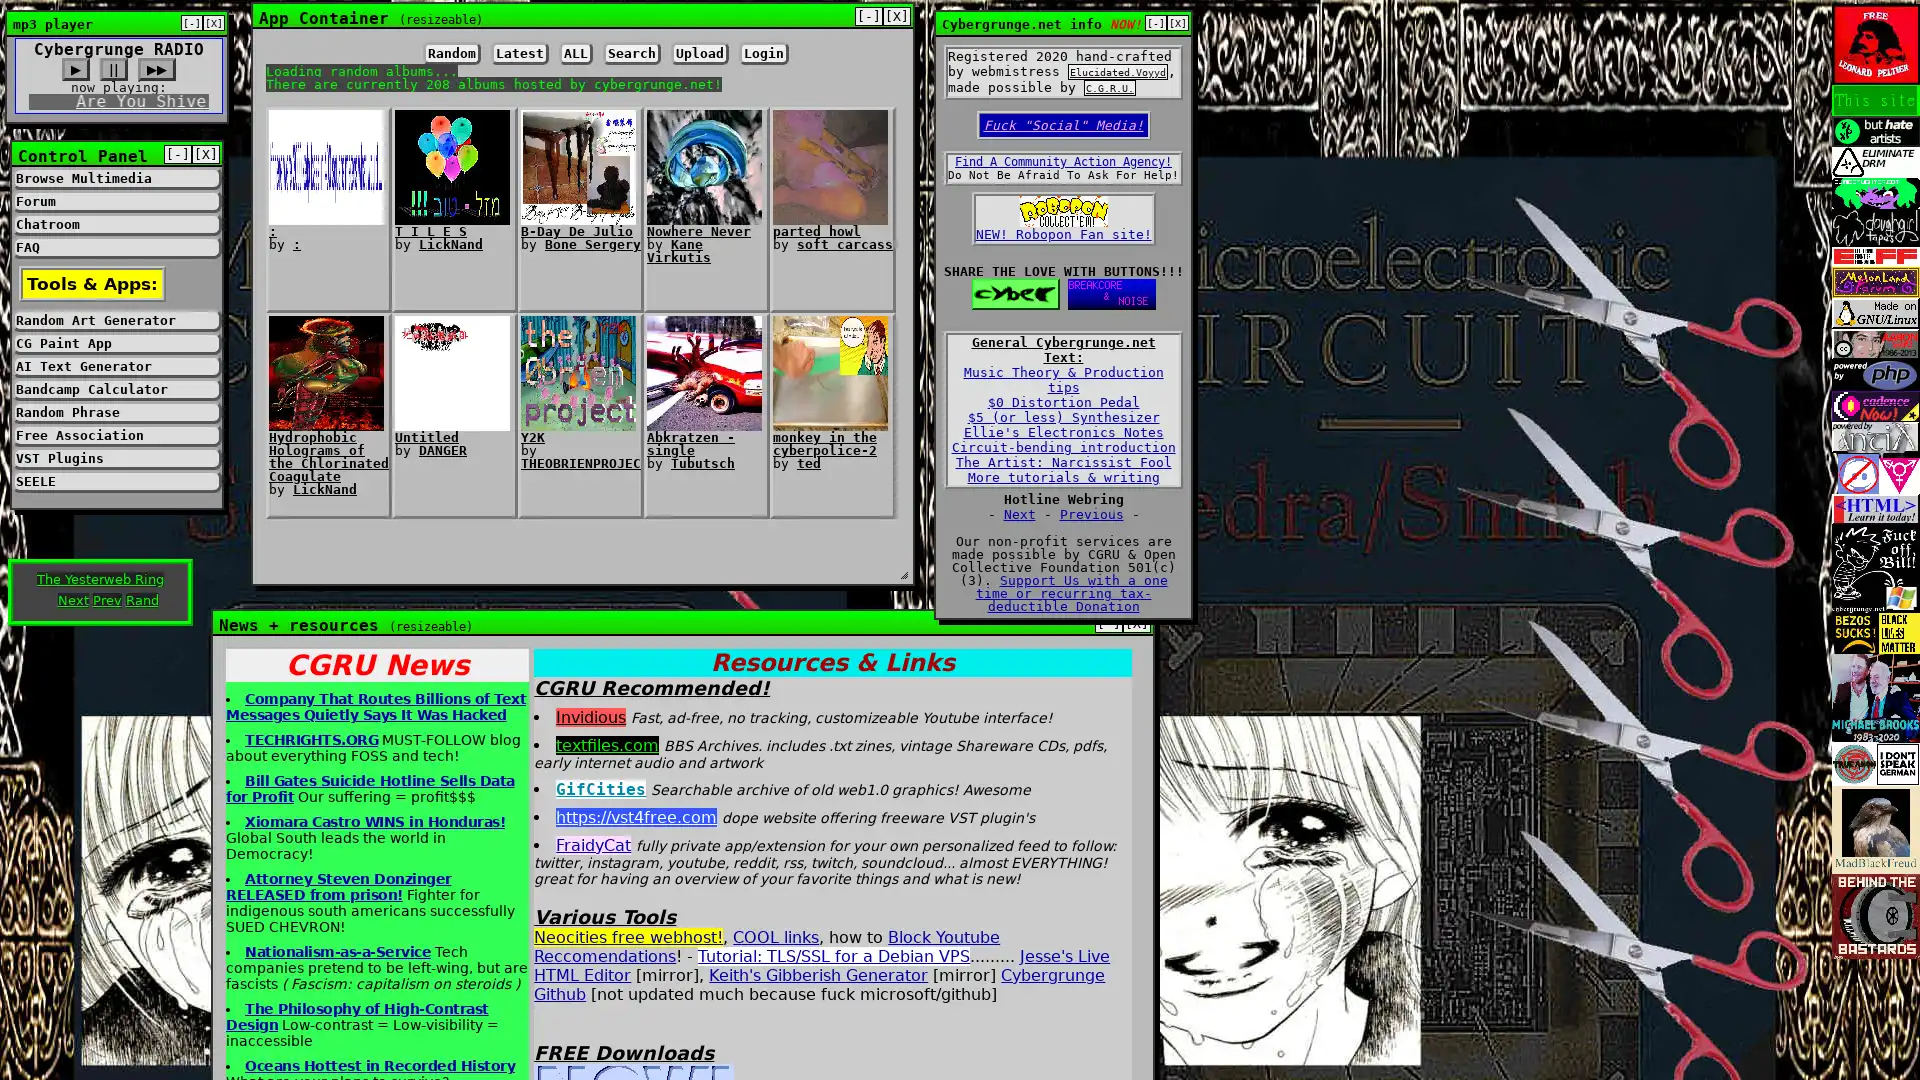 The width and height of the screenshot is (1920, 1080). I want to click on Free Association, so click(115, 434).